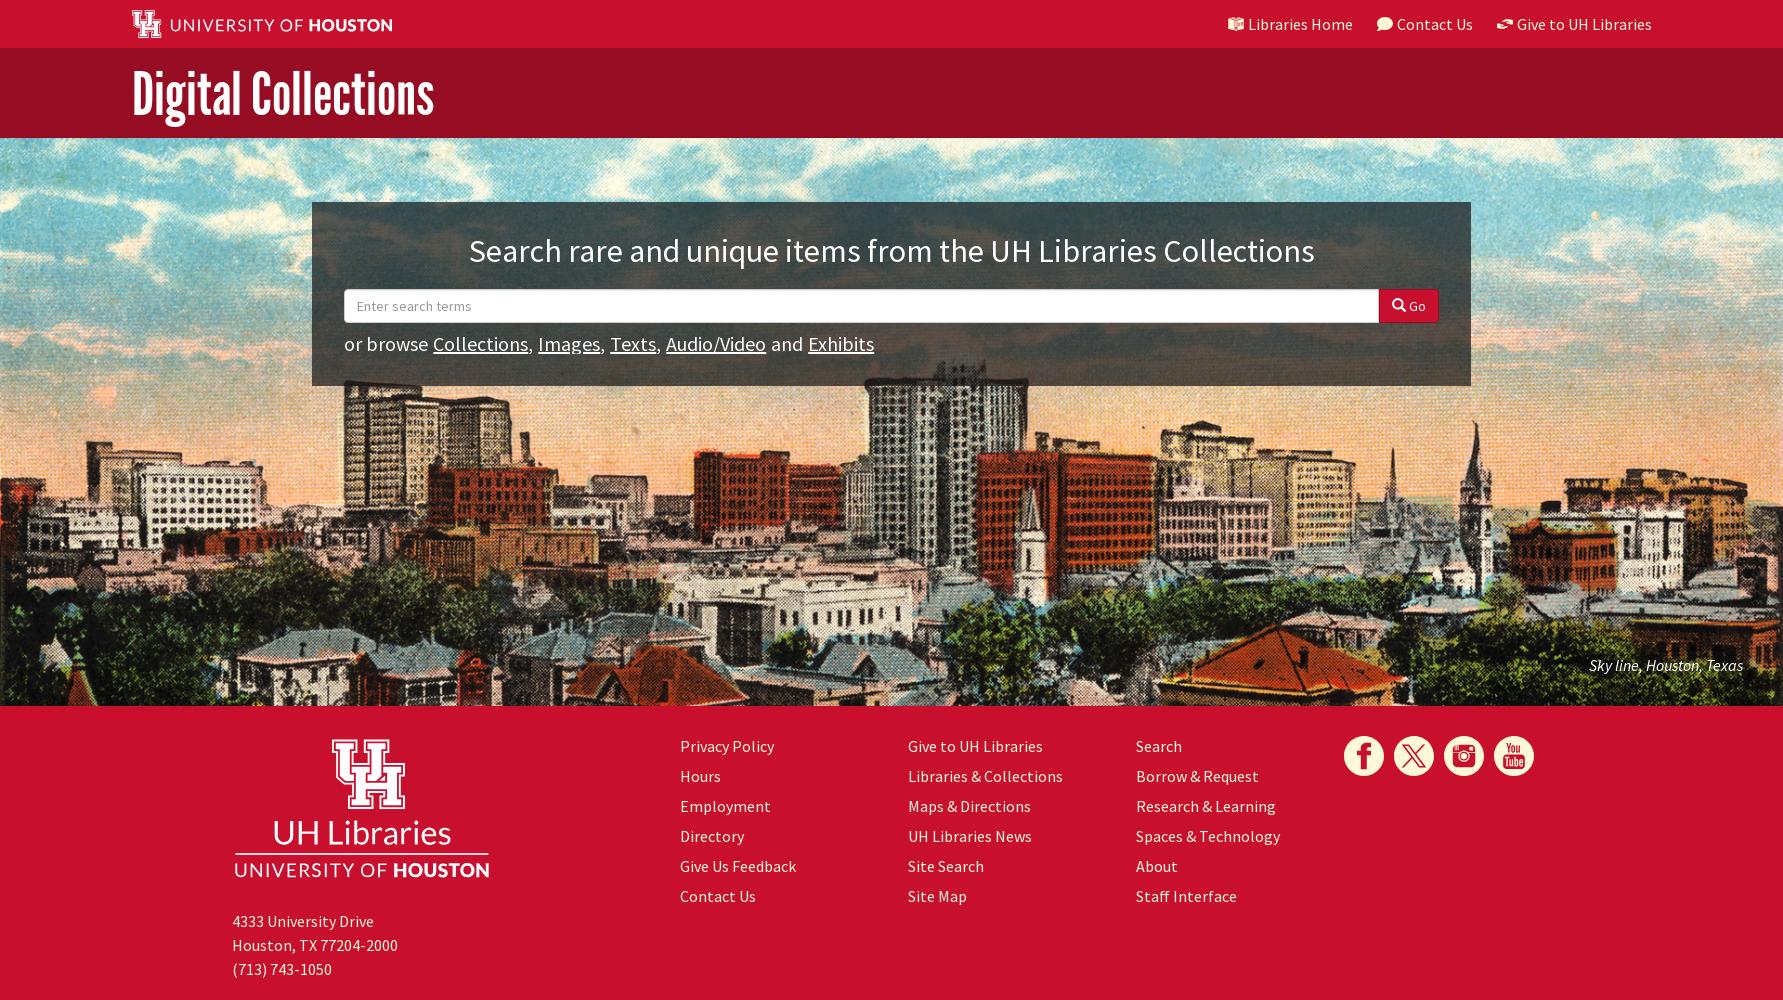 The width and height of the screenshot is (1783, 1000). Describe the element at coordinates (1157, 745) in the screenshot. I see `'Search'` at that location.